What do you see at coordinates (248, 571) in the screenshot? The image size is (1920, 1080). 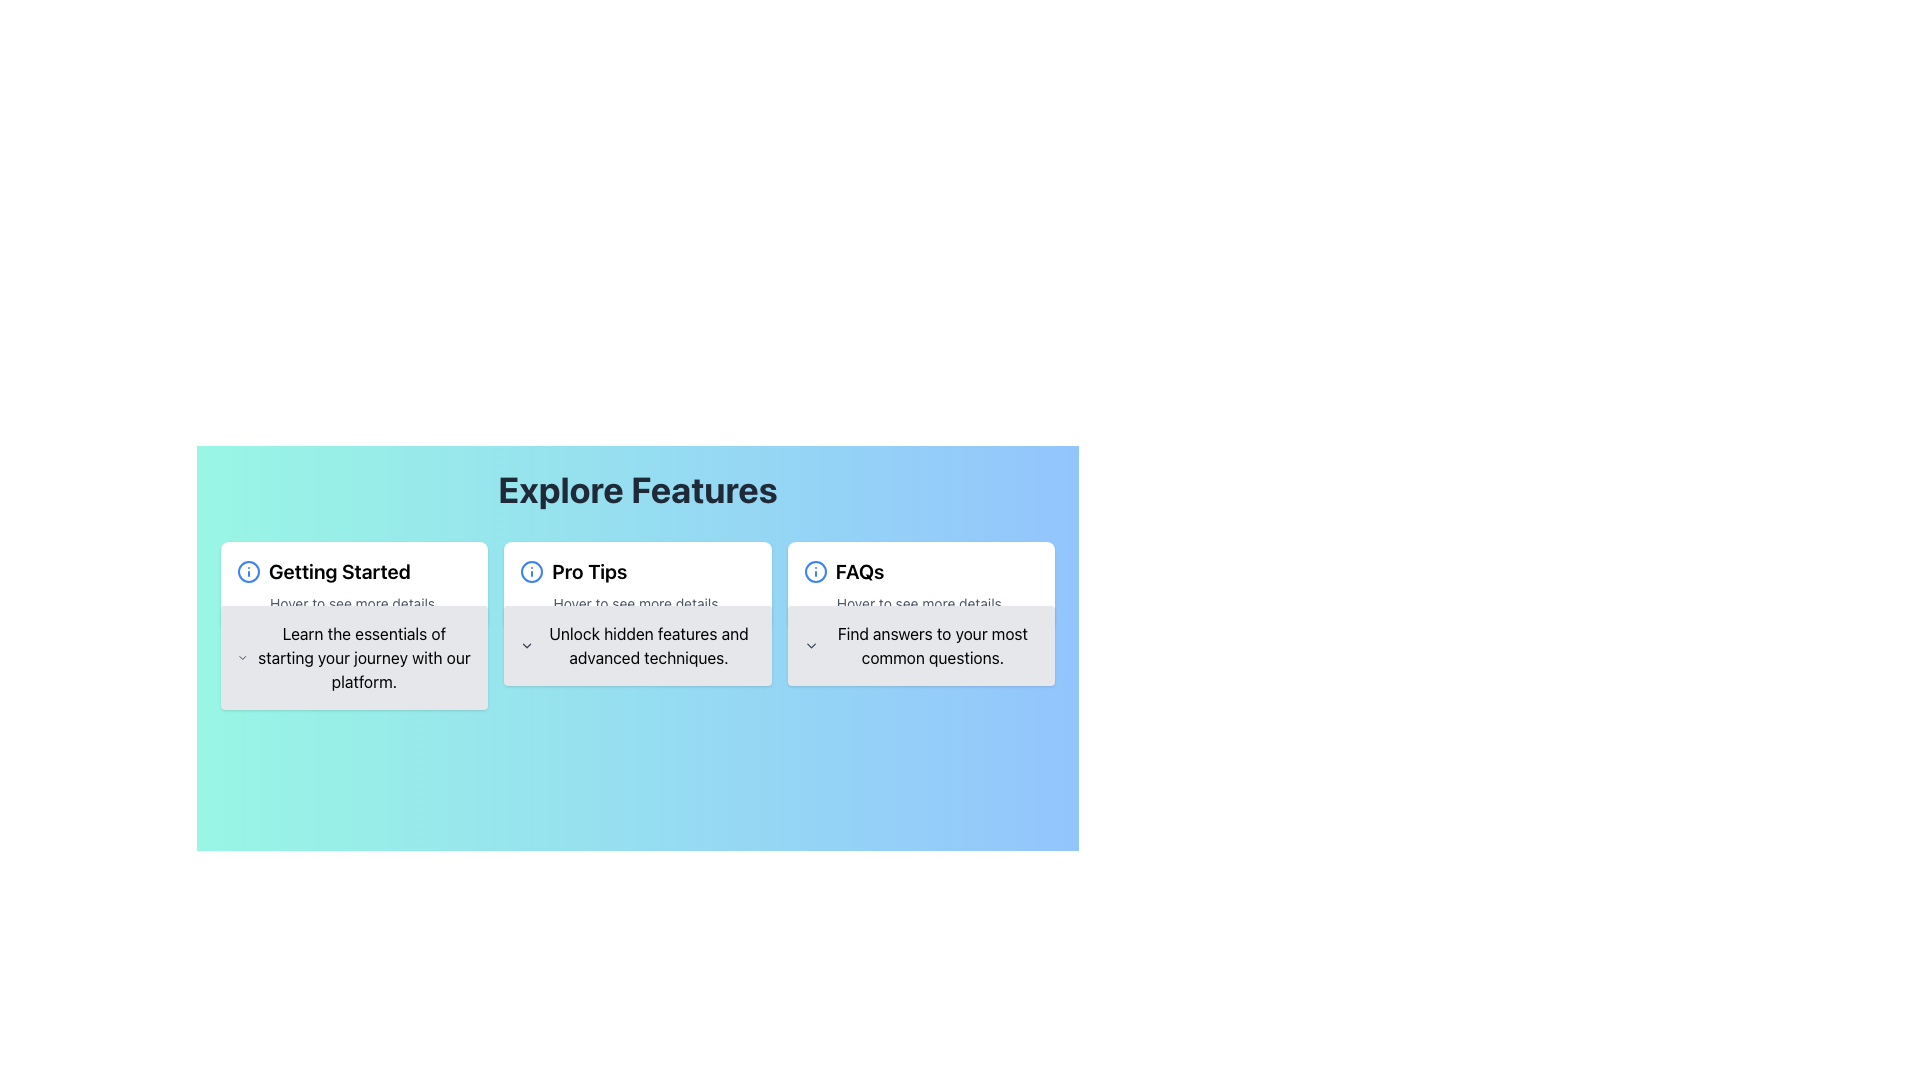 I see `the blue circular SVG element located at the top-left corner of the 'Getting Started' card` at bounding box center [248, 571].